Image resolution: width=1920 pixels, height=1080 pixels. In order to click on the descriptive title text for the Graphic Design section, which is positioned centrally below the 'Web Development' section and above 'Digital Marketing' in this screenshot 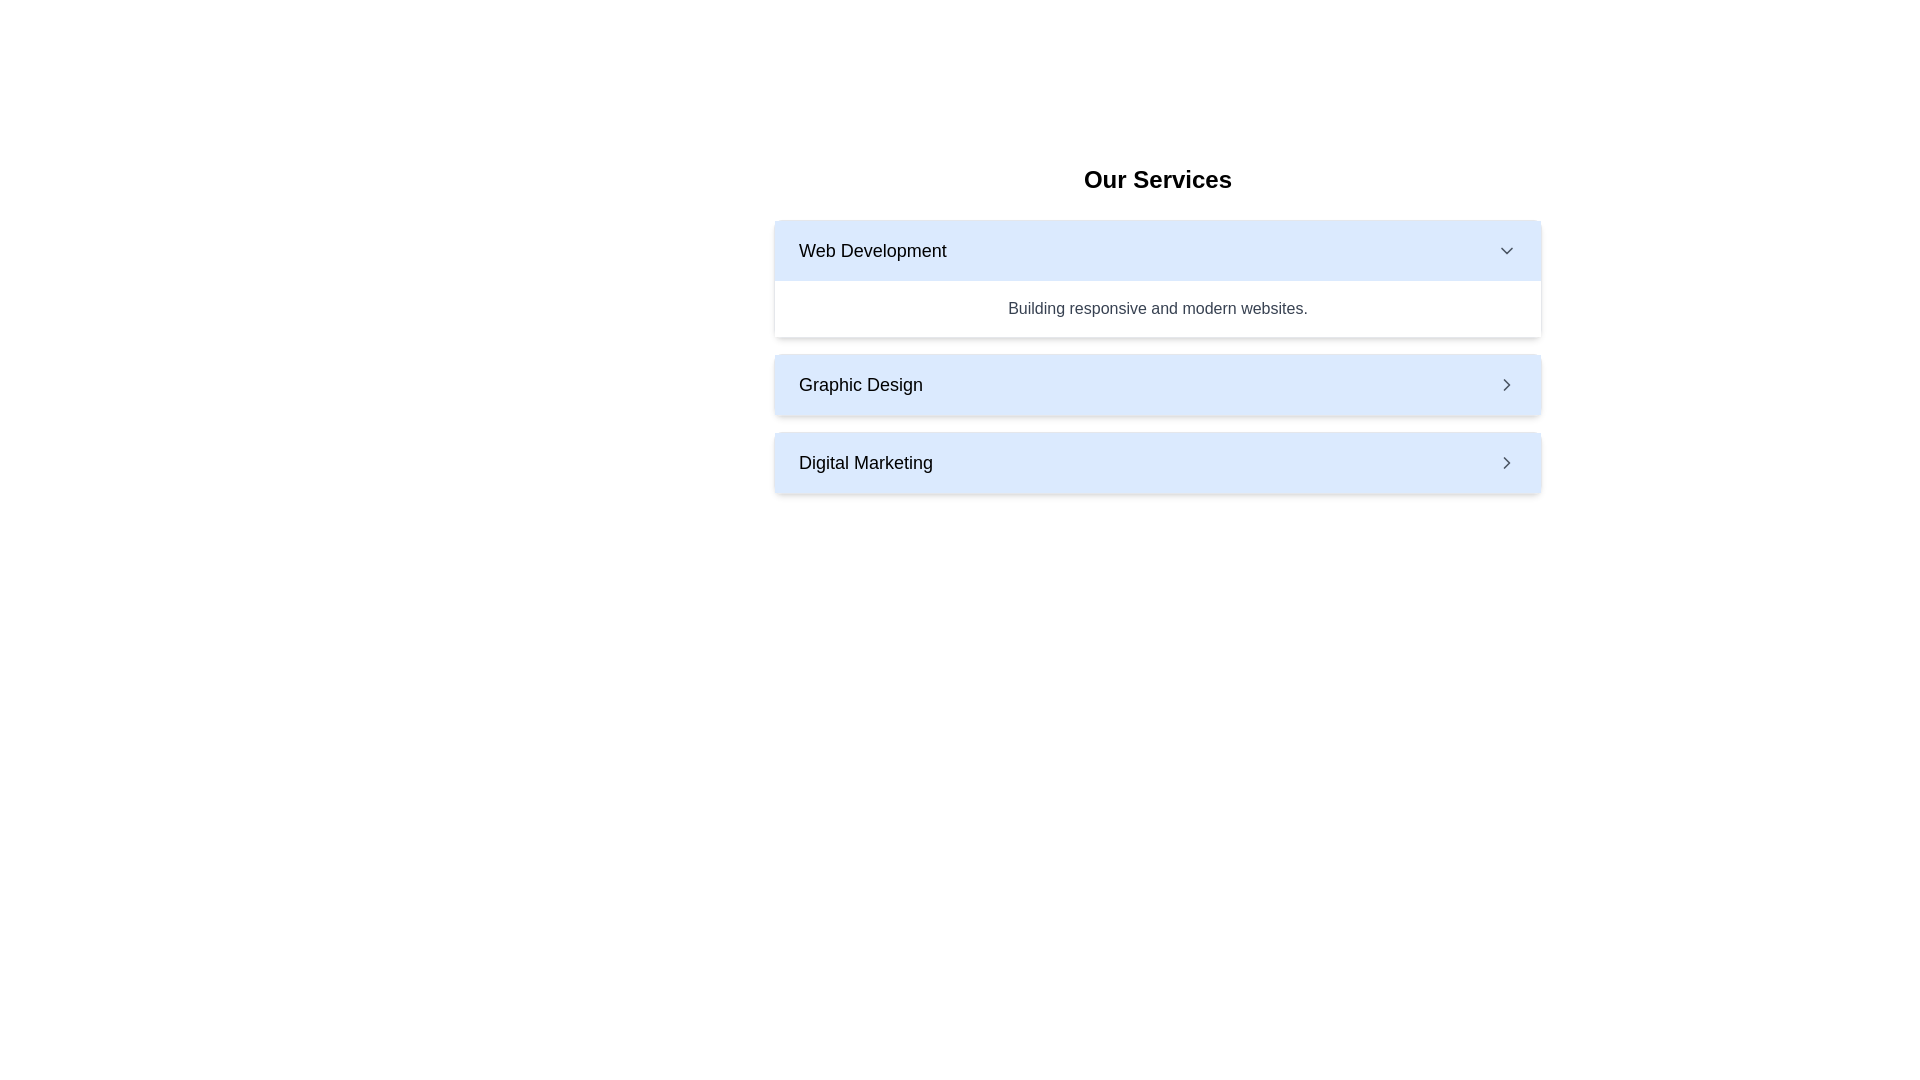, I will do `click(861, 385)`.